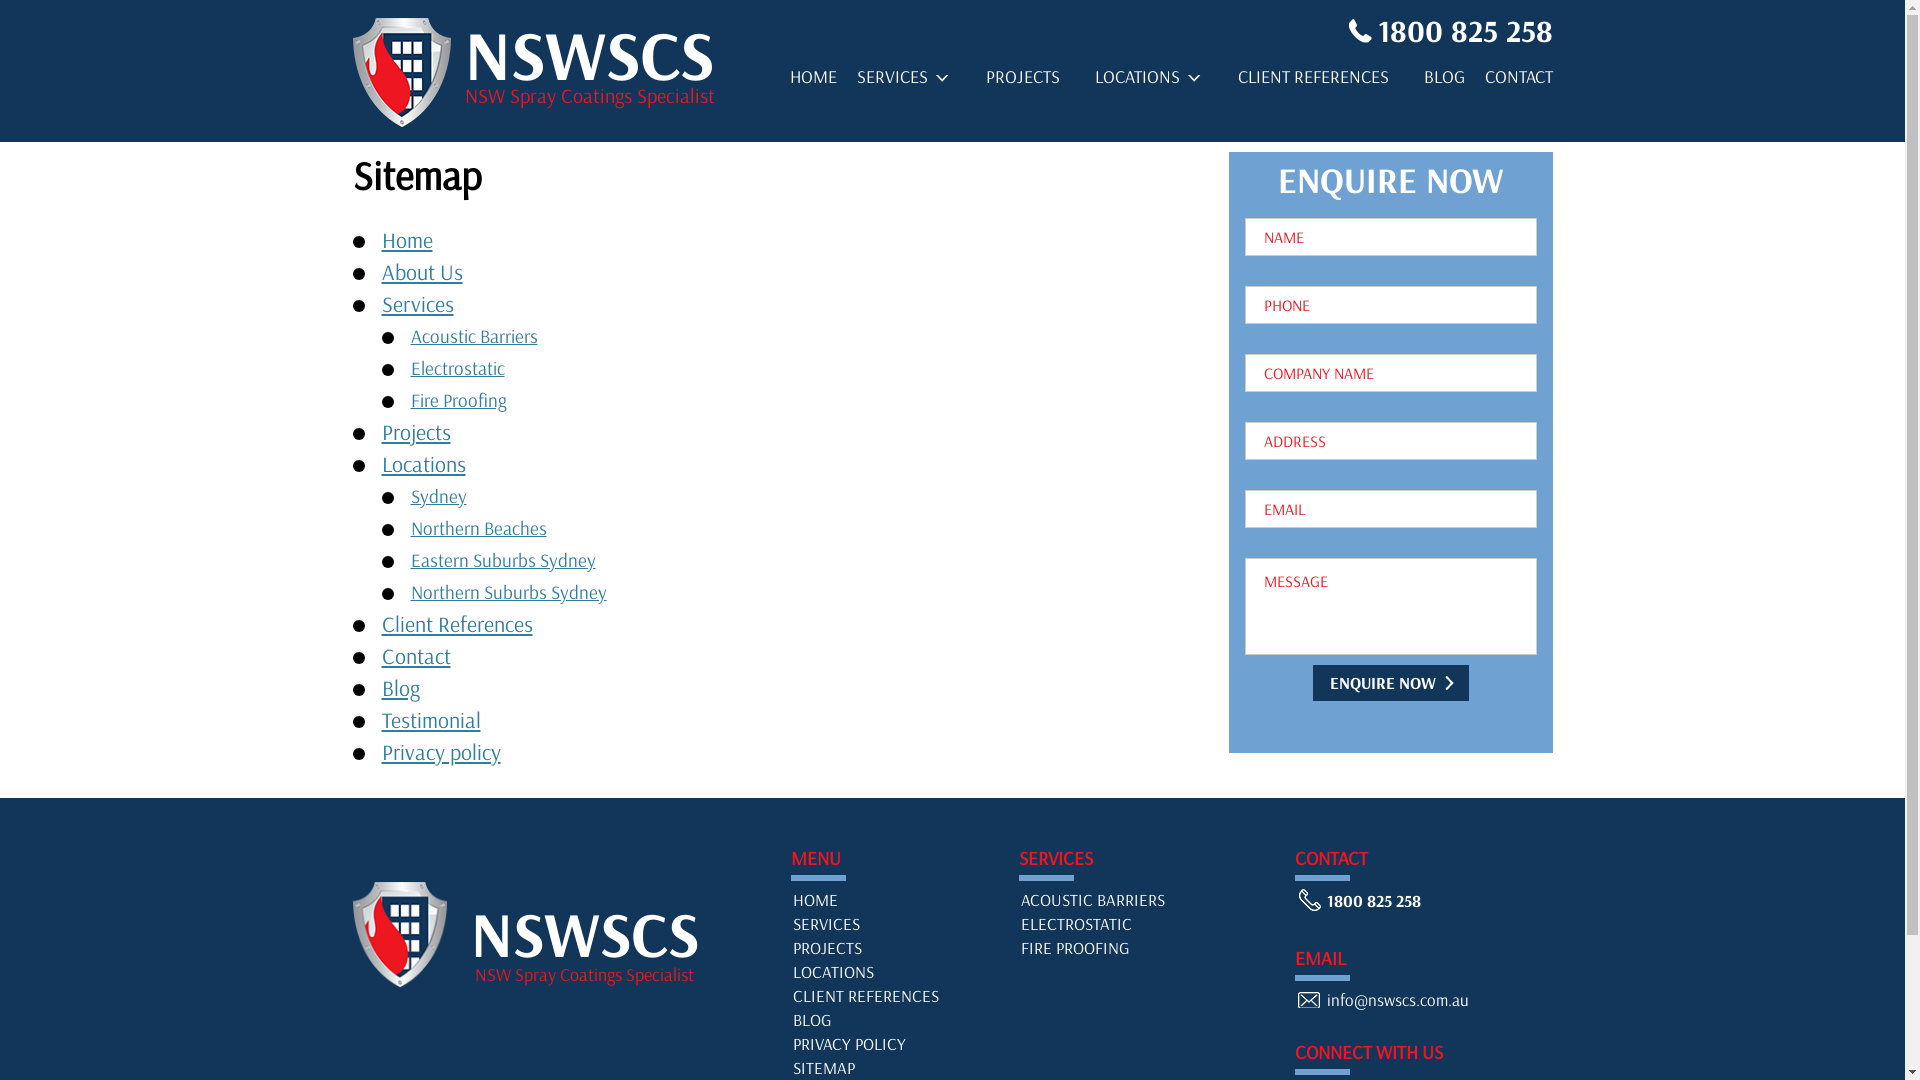  I want to click on 'SERVICES', so click(901, 78).